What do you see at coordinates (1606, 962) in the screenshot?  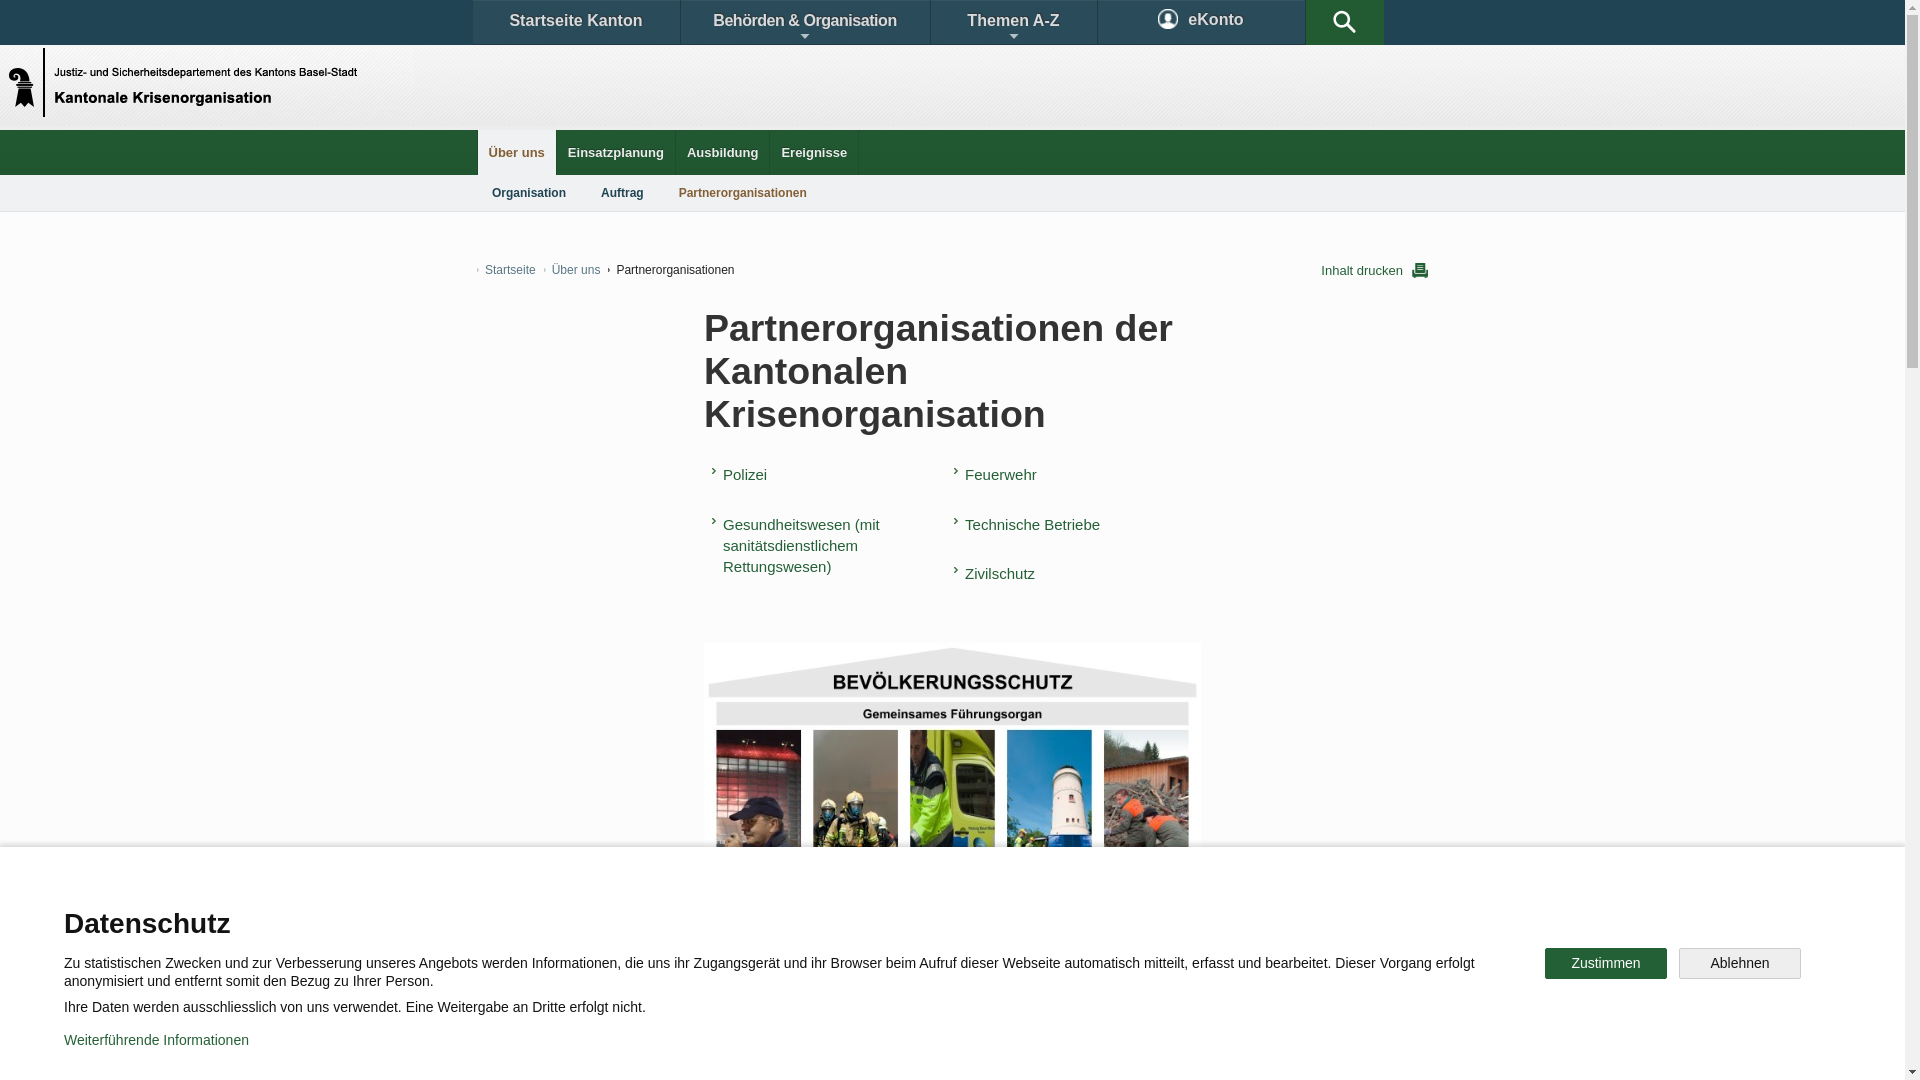 I see `'Zustimmen'` at bounding box center [1606, 962].